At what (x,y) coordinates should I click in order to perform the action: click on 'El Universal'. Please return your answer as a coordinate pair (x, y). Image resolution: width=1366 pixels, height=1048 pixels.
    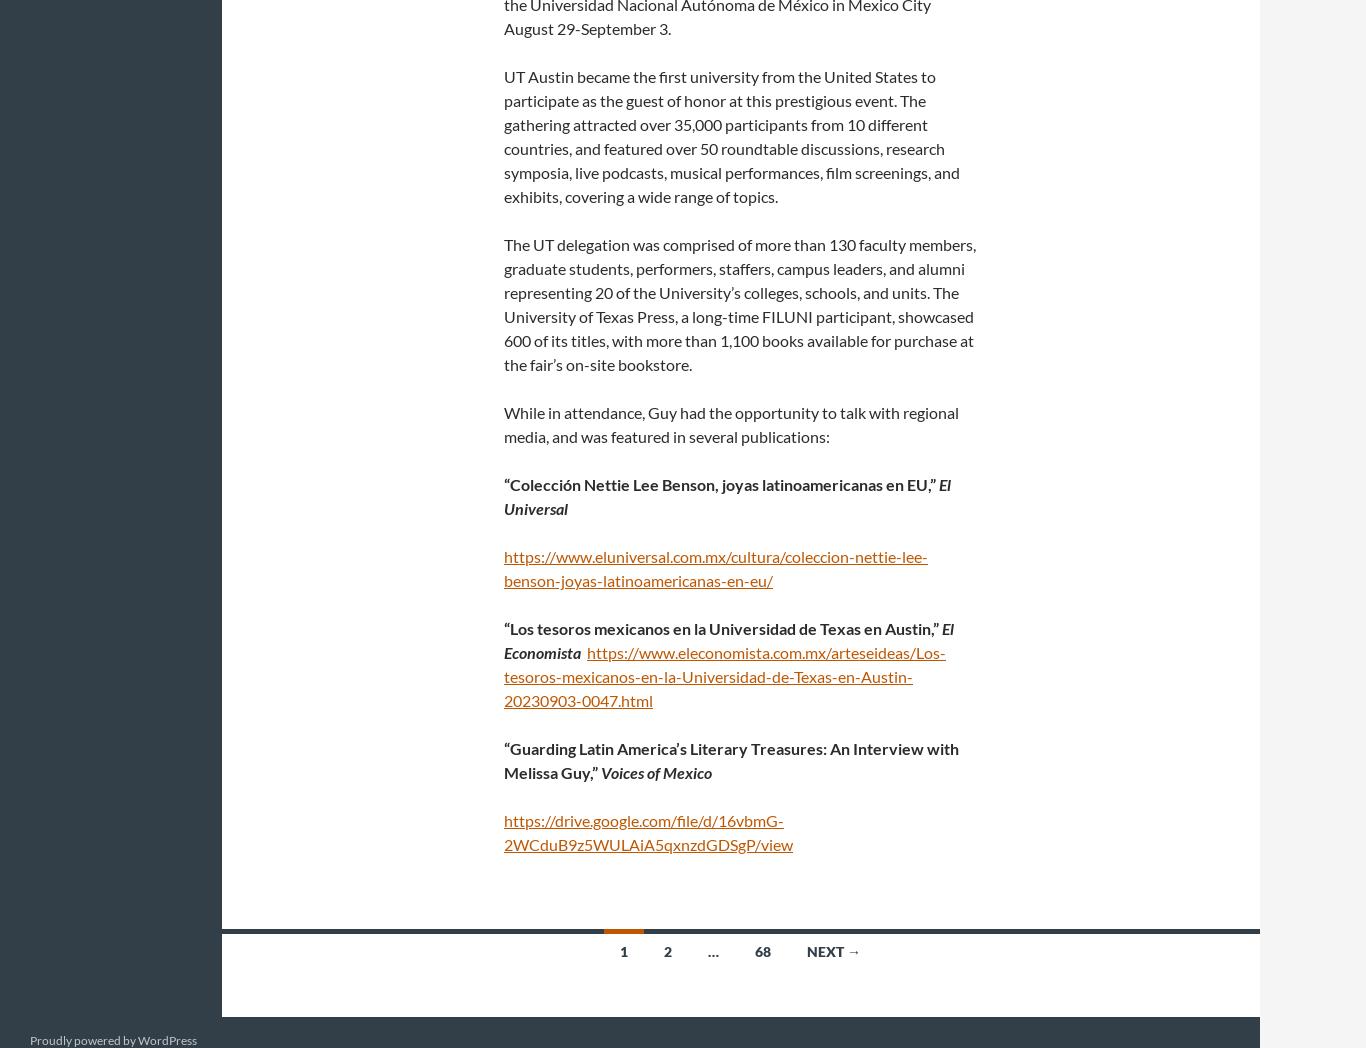
    Looking at the image, I should click on (727, 496).